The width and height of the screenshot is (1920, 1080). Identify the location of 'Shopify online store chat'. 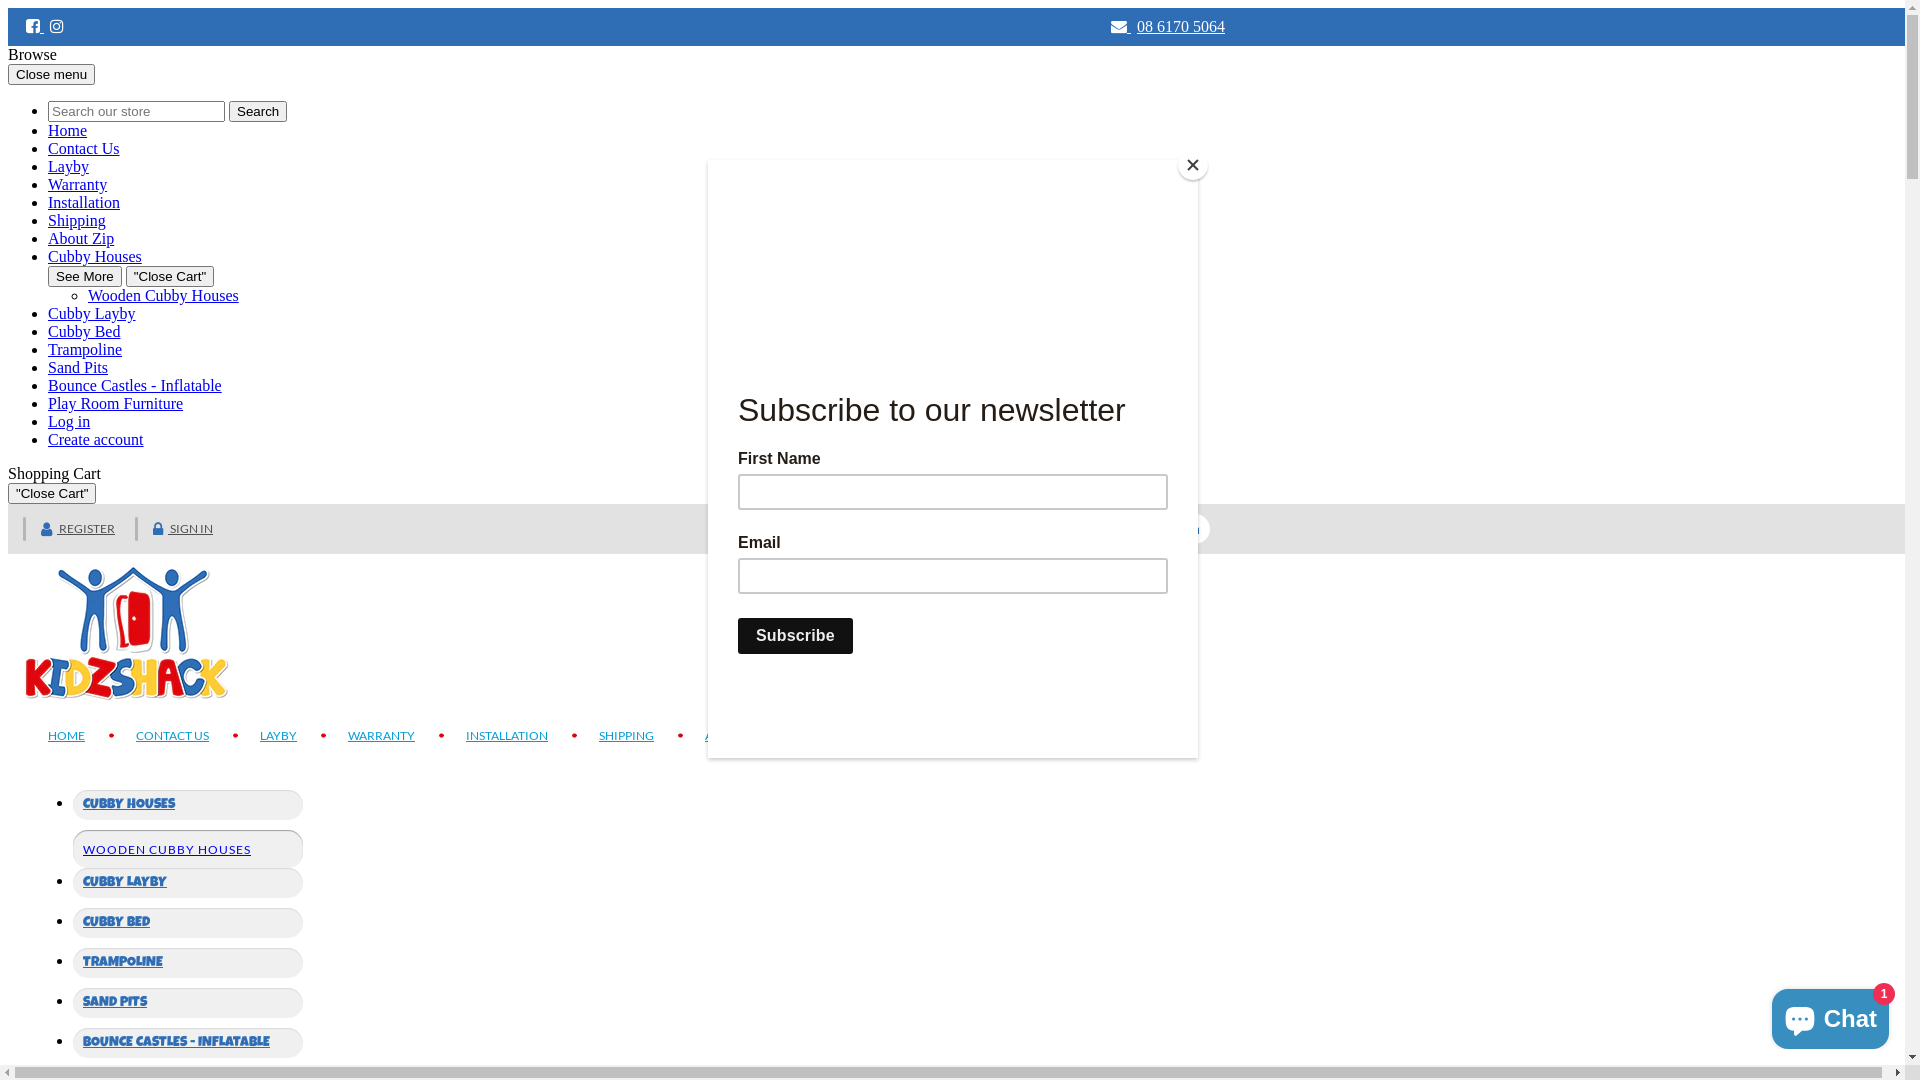
(1830, 1014).